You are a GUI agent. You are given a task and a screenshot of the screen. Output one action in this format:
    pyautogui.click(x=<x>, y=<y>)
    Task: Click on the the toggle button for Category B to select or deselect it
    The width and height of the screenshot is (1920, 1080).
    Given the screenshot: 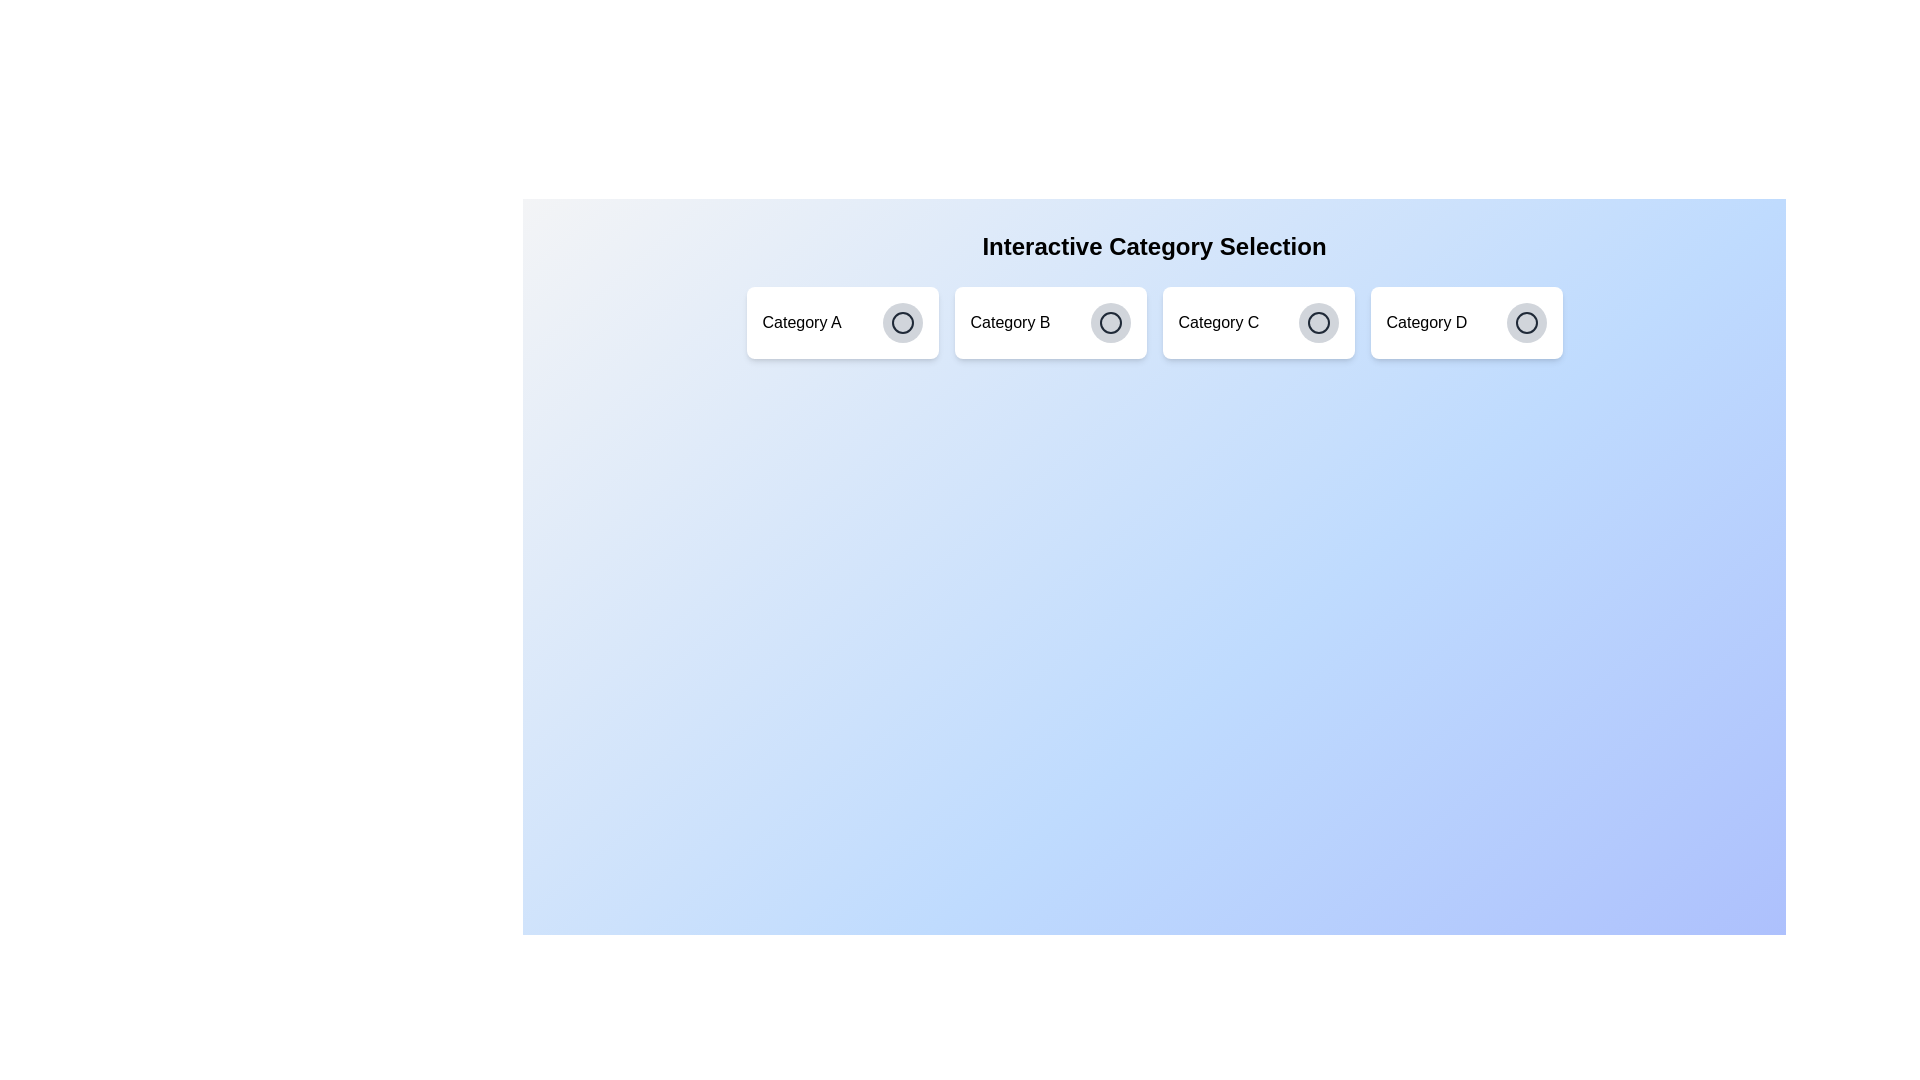 What is the action you would take?
    pyautogui.click(x=1109, y=322)
    